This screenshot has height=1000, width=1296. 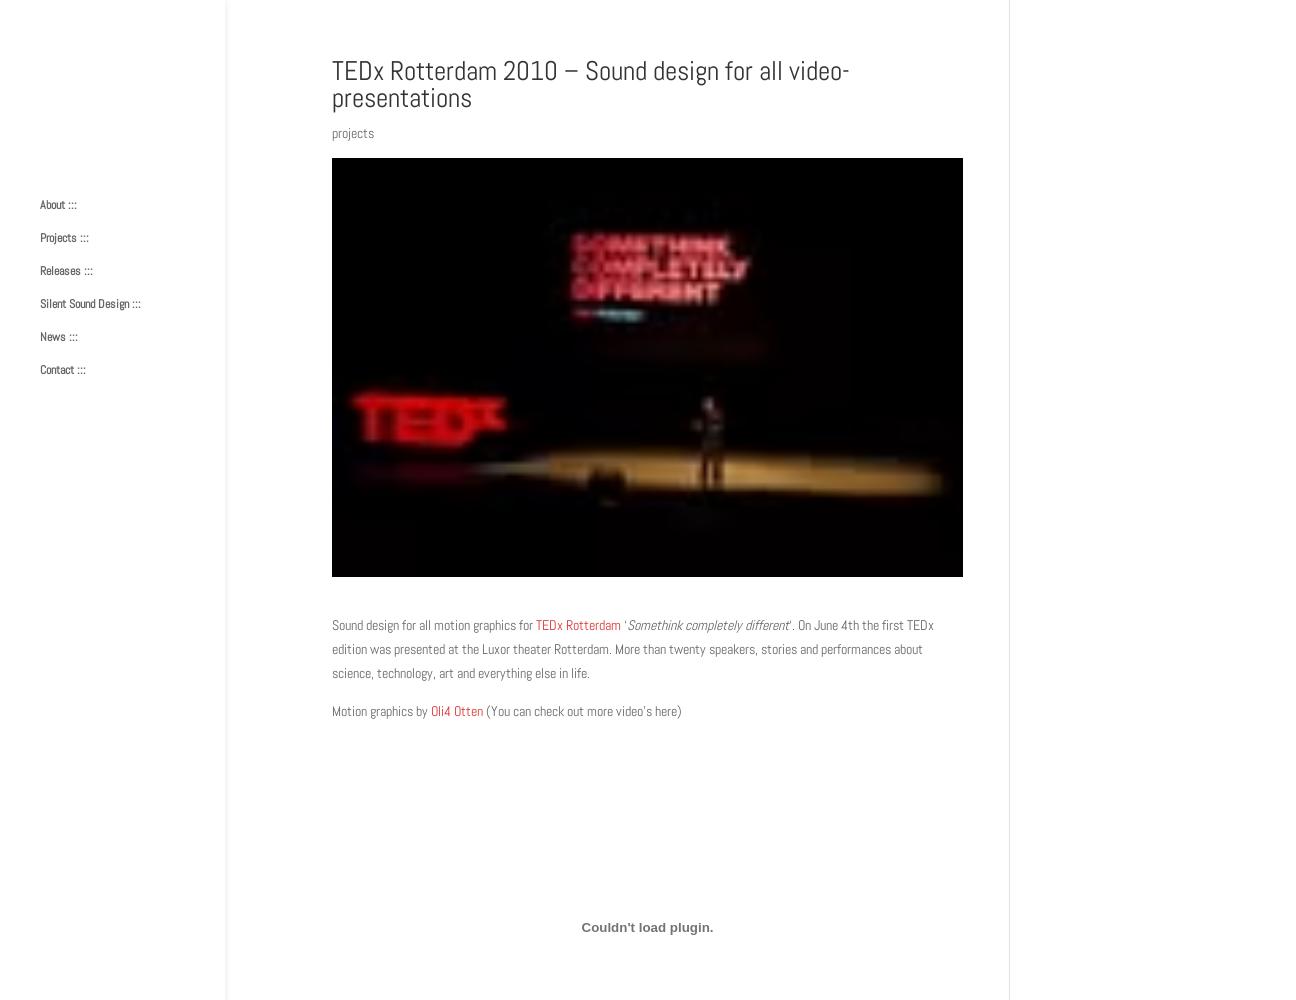 I want to click on 'Motion graphics by', so click(x=380, y=709).